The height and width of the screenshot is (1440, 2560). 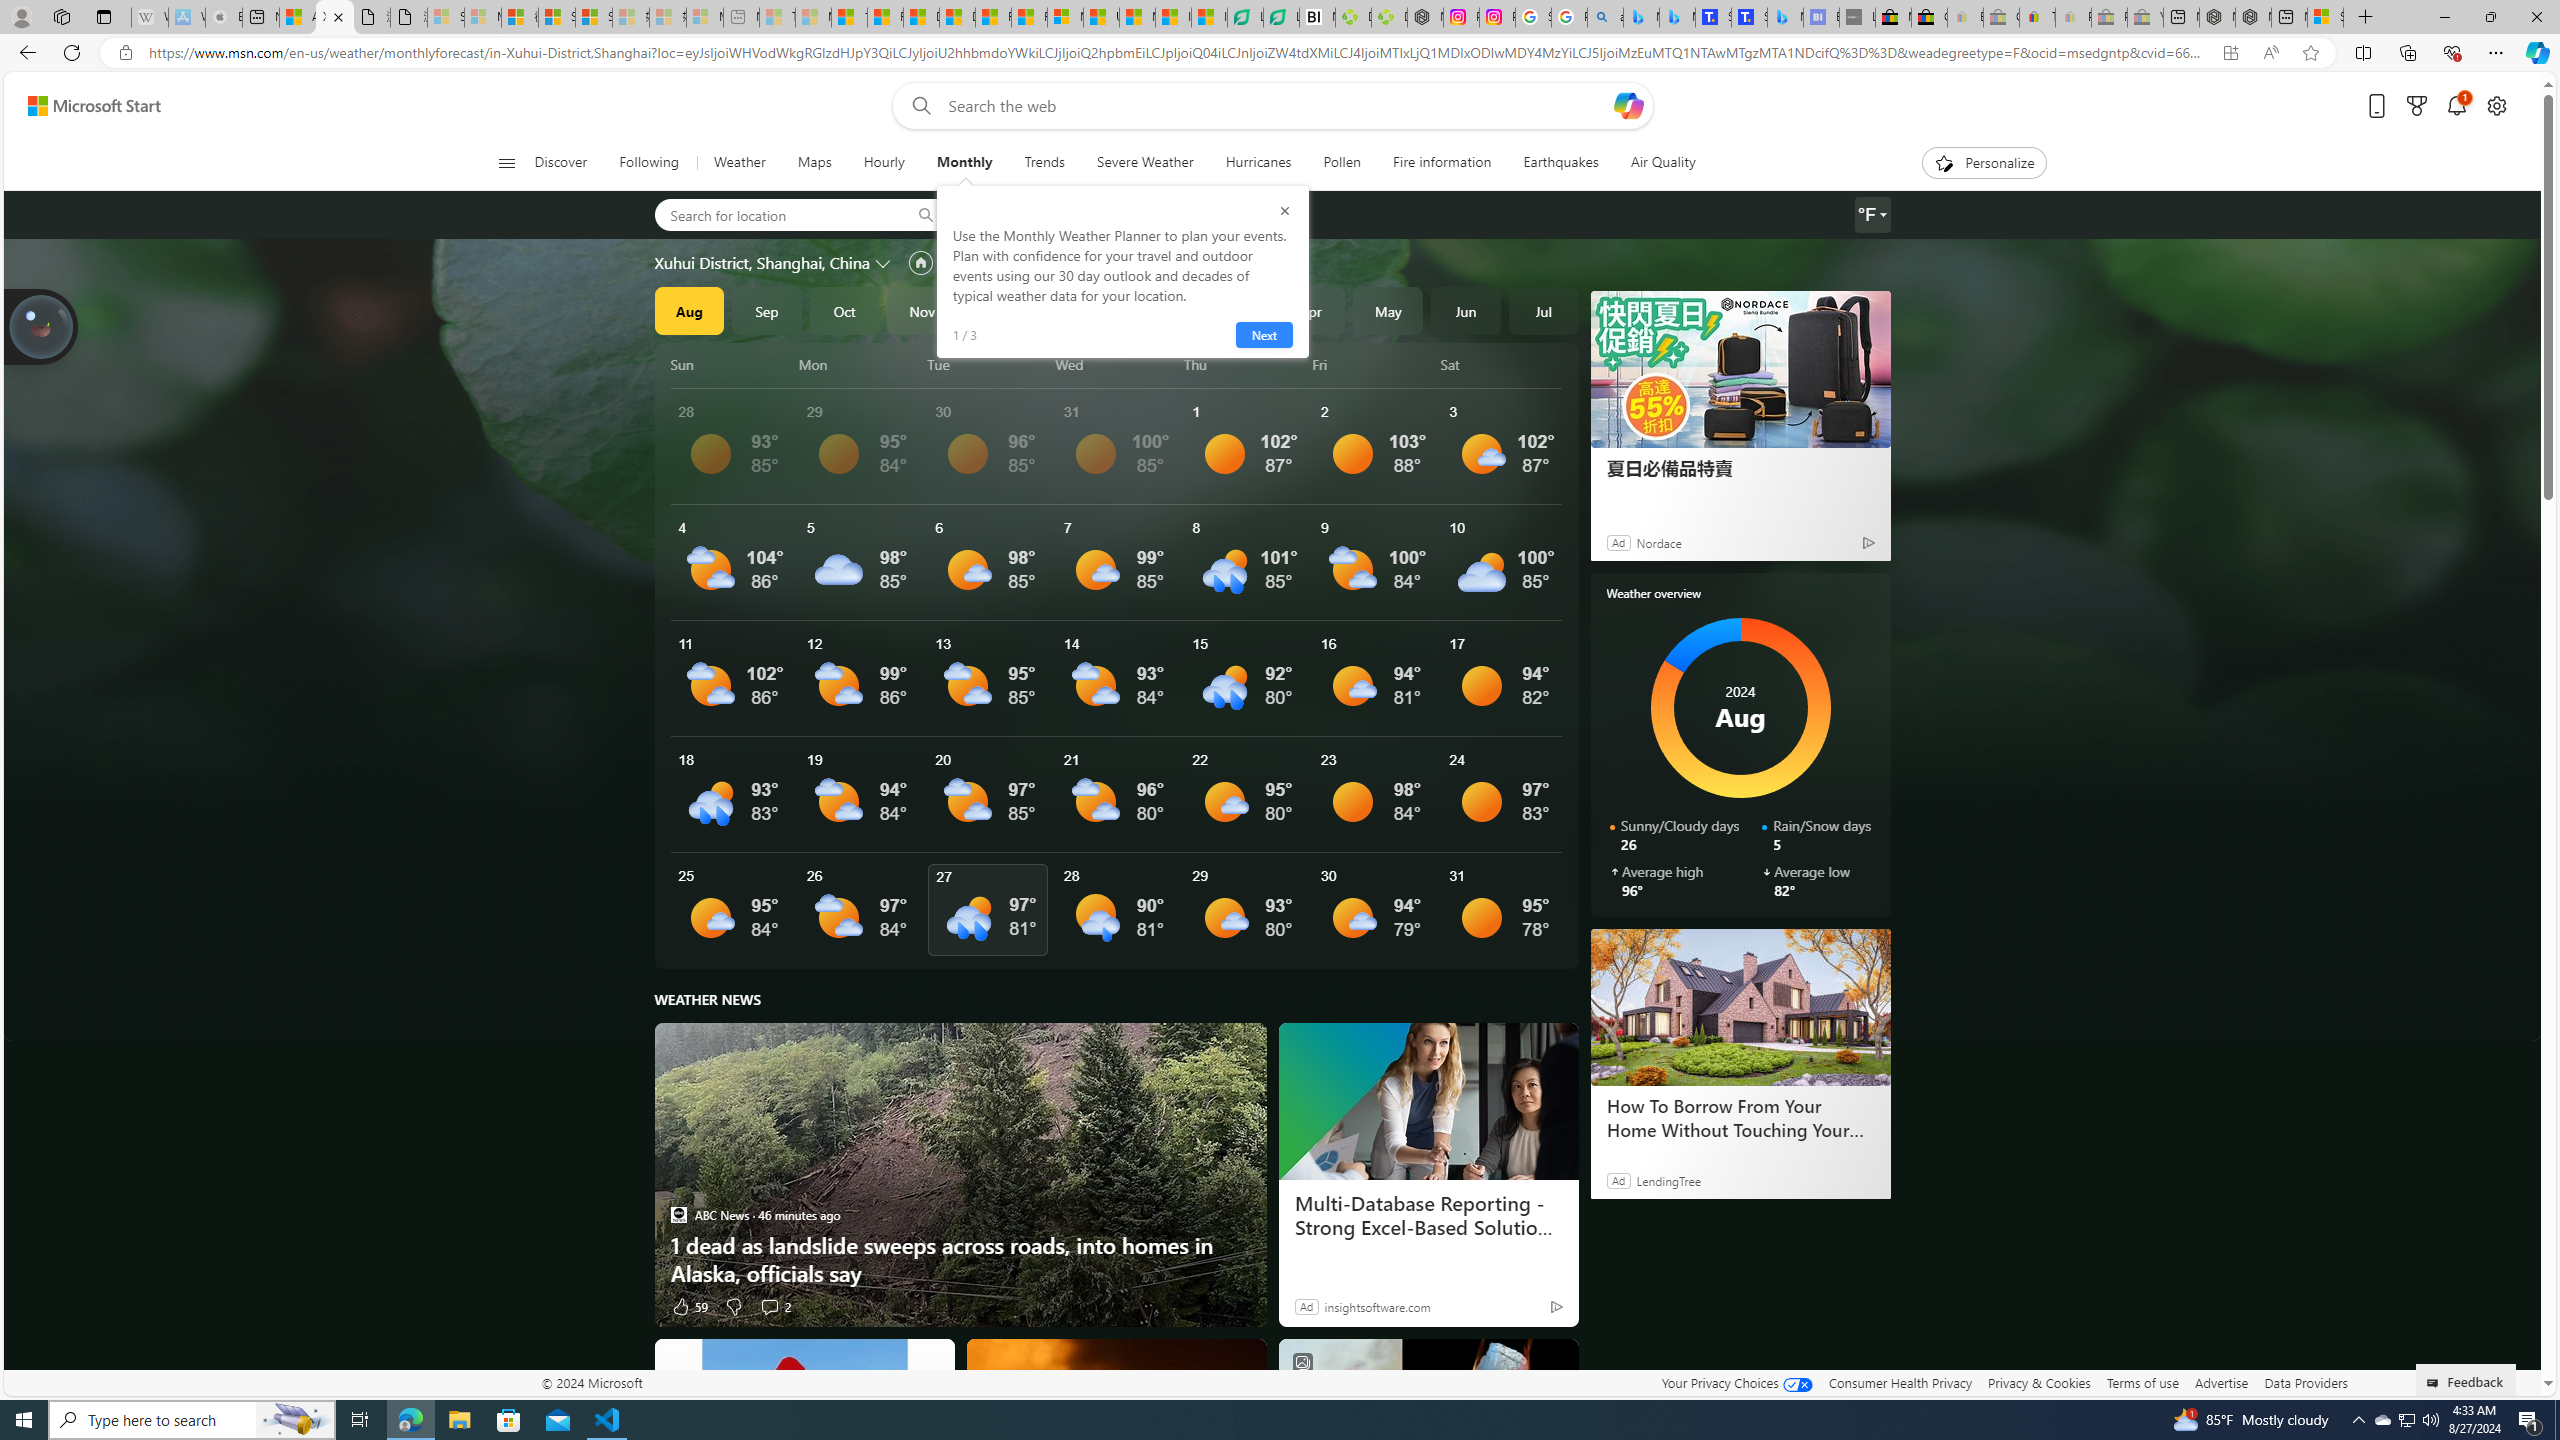 I want to click on 'Microsoft Bing Travel - Shangri-La Hotel Bangkok', so click(x=1785, y=16).